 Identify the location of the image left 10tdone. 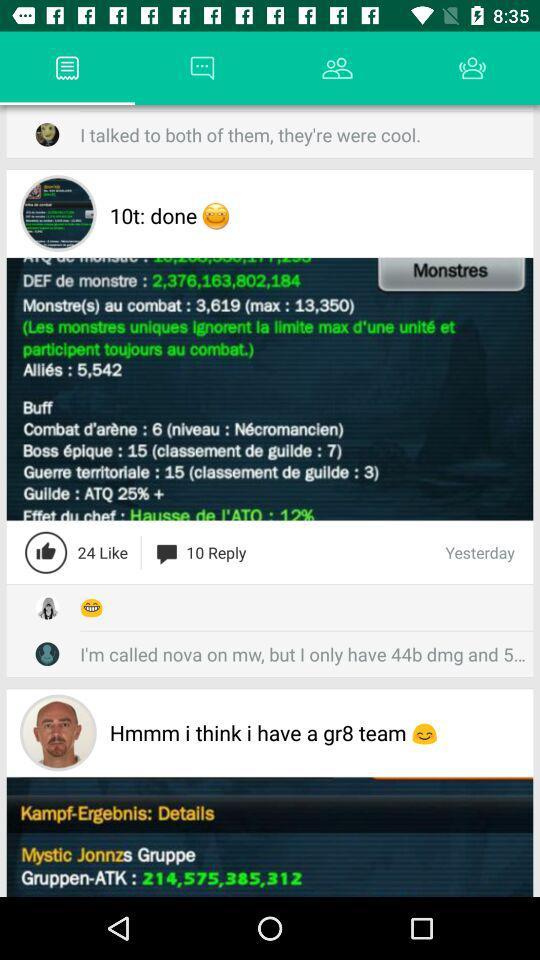
(58, 213).